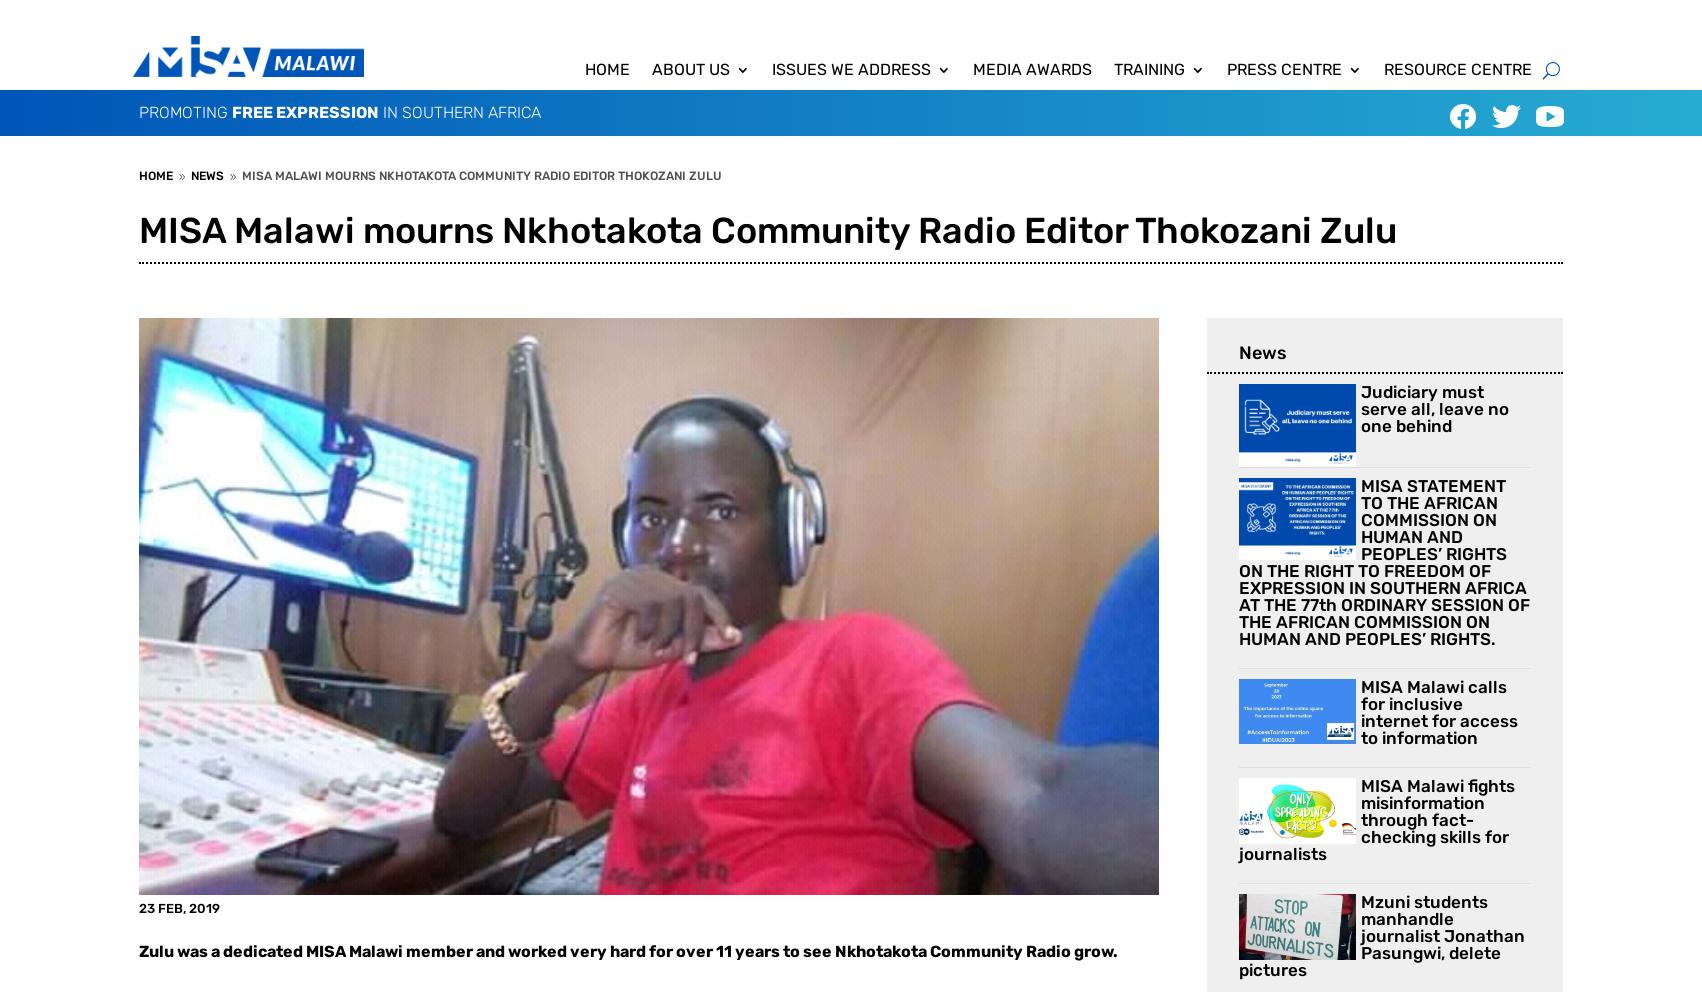 The width and height of the screenshot is (1702, 992). Describe the element at coordinates (1250, 190) in the screenshot. I see `'MISA Malawi publications'` at that location.